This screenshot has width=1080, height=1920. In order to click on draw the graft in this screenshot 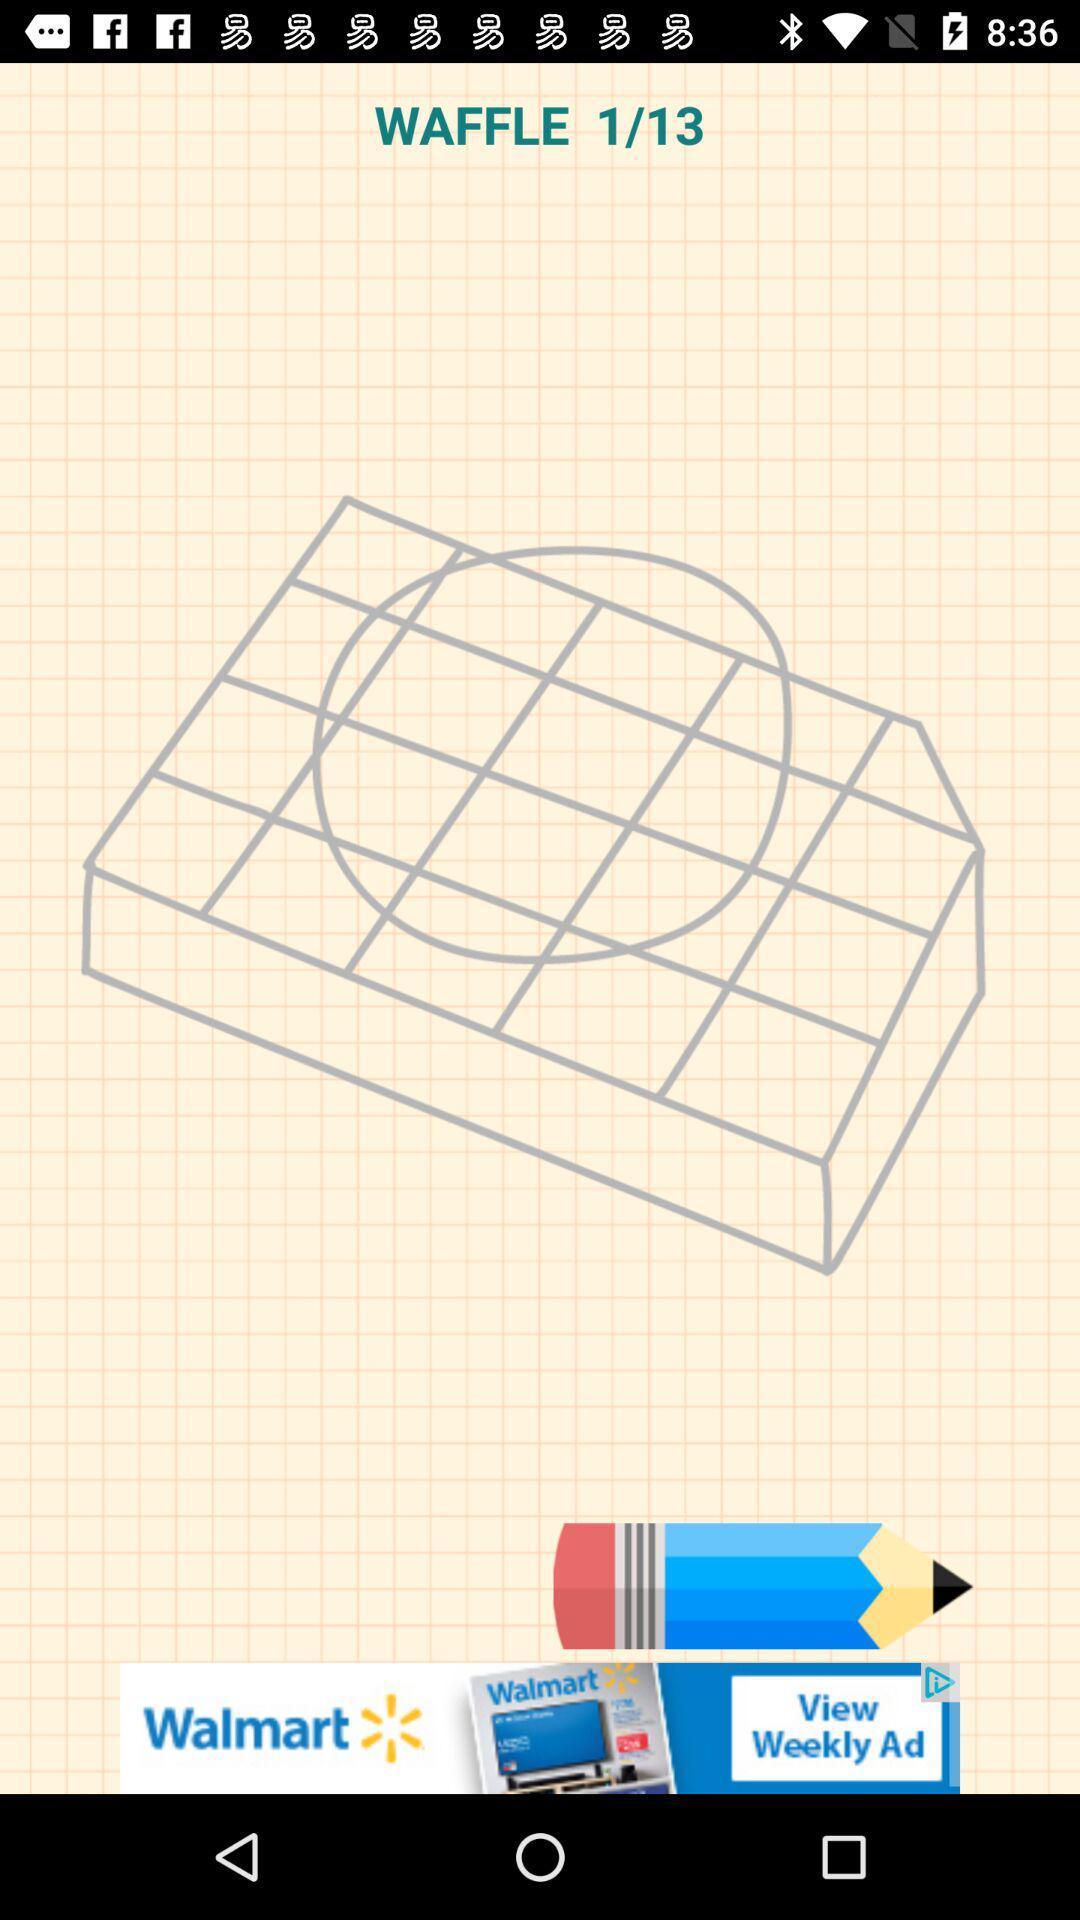, I will do `click(763, 1585)`.